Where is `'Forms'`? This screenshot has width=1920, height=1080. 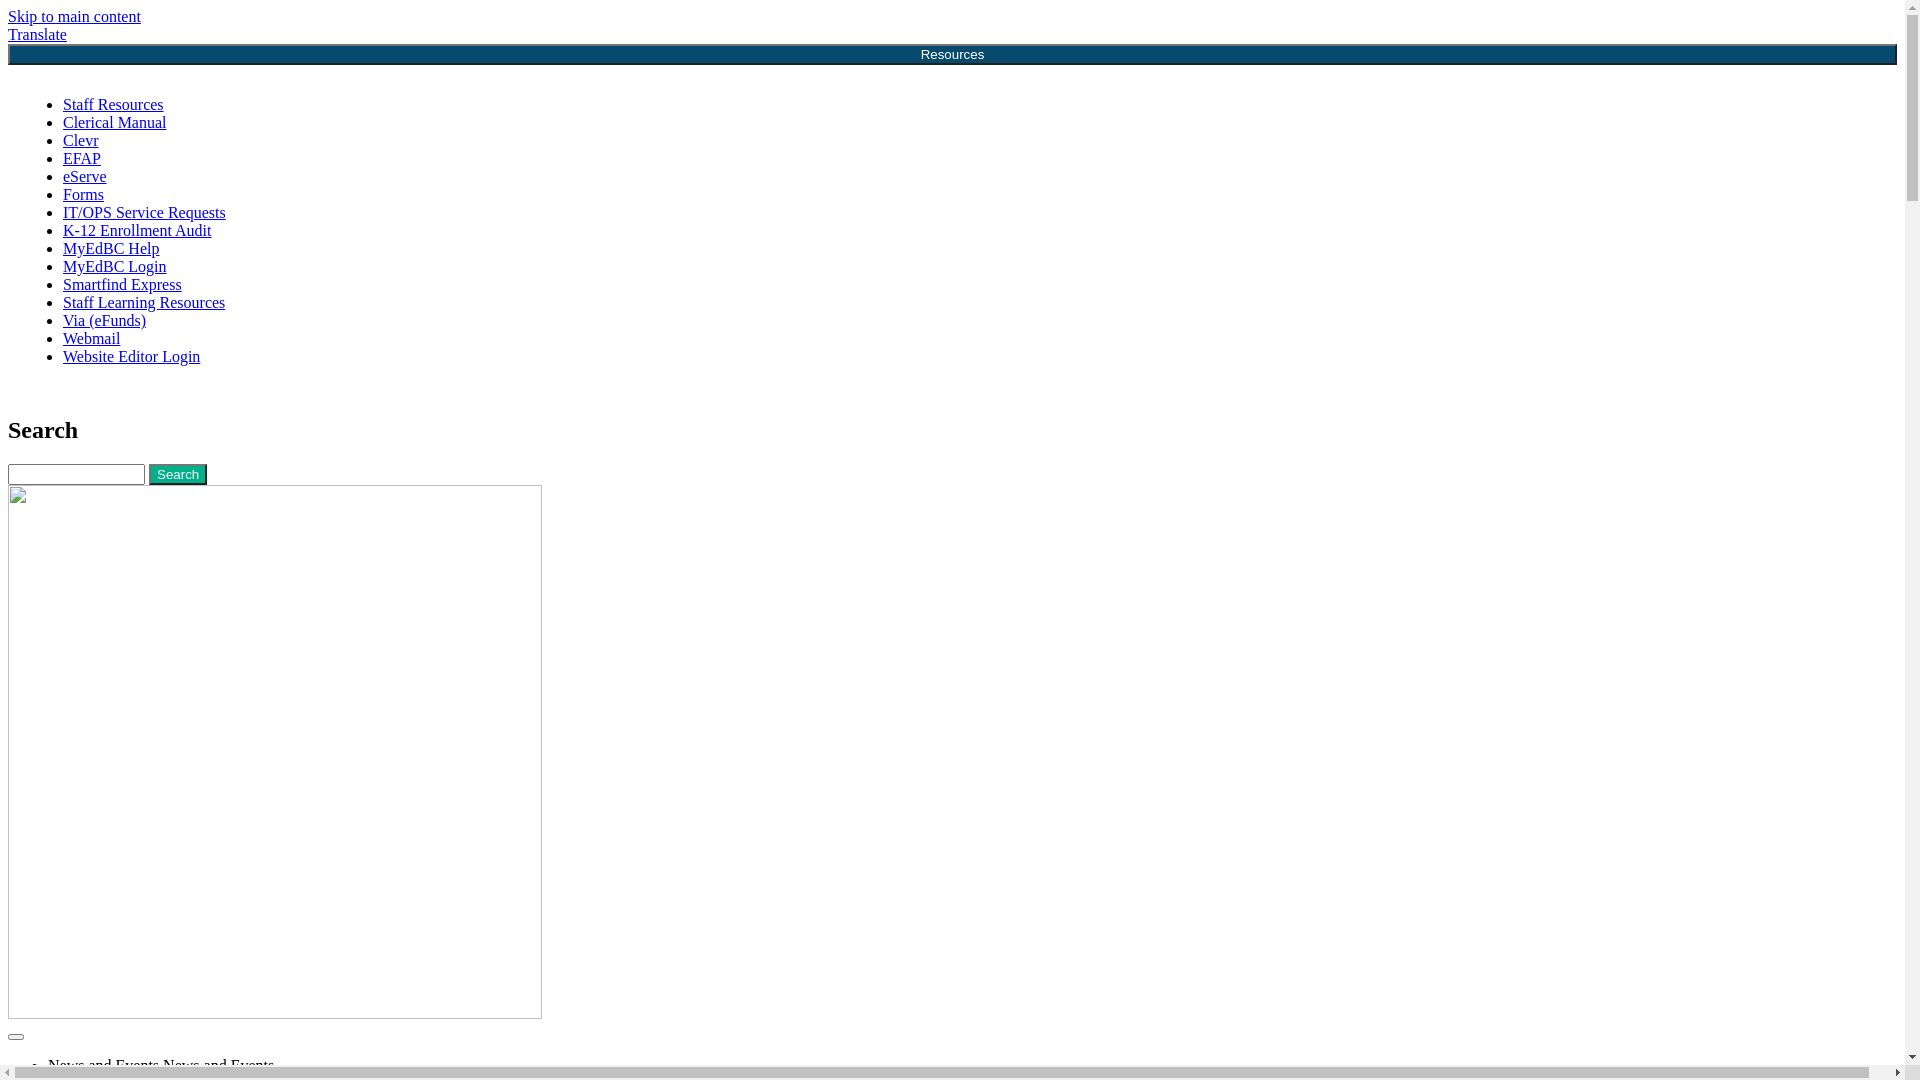
'Forms' is located at coordinates (82, 194).